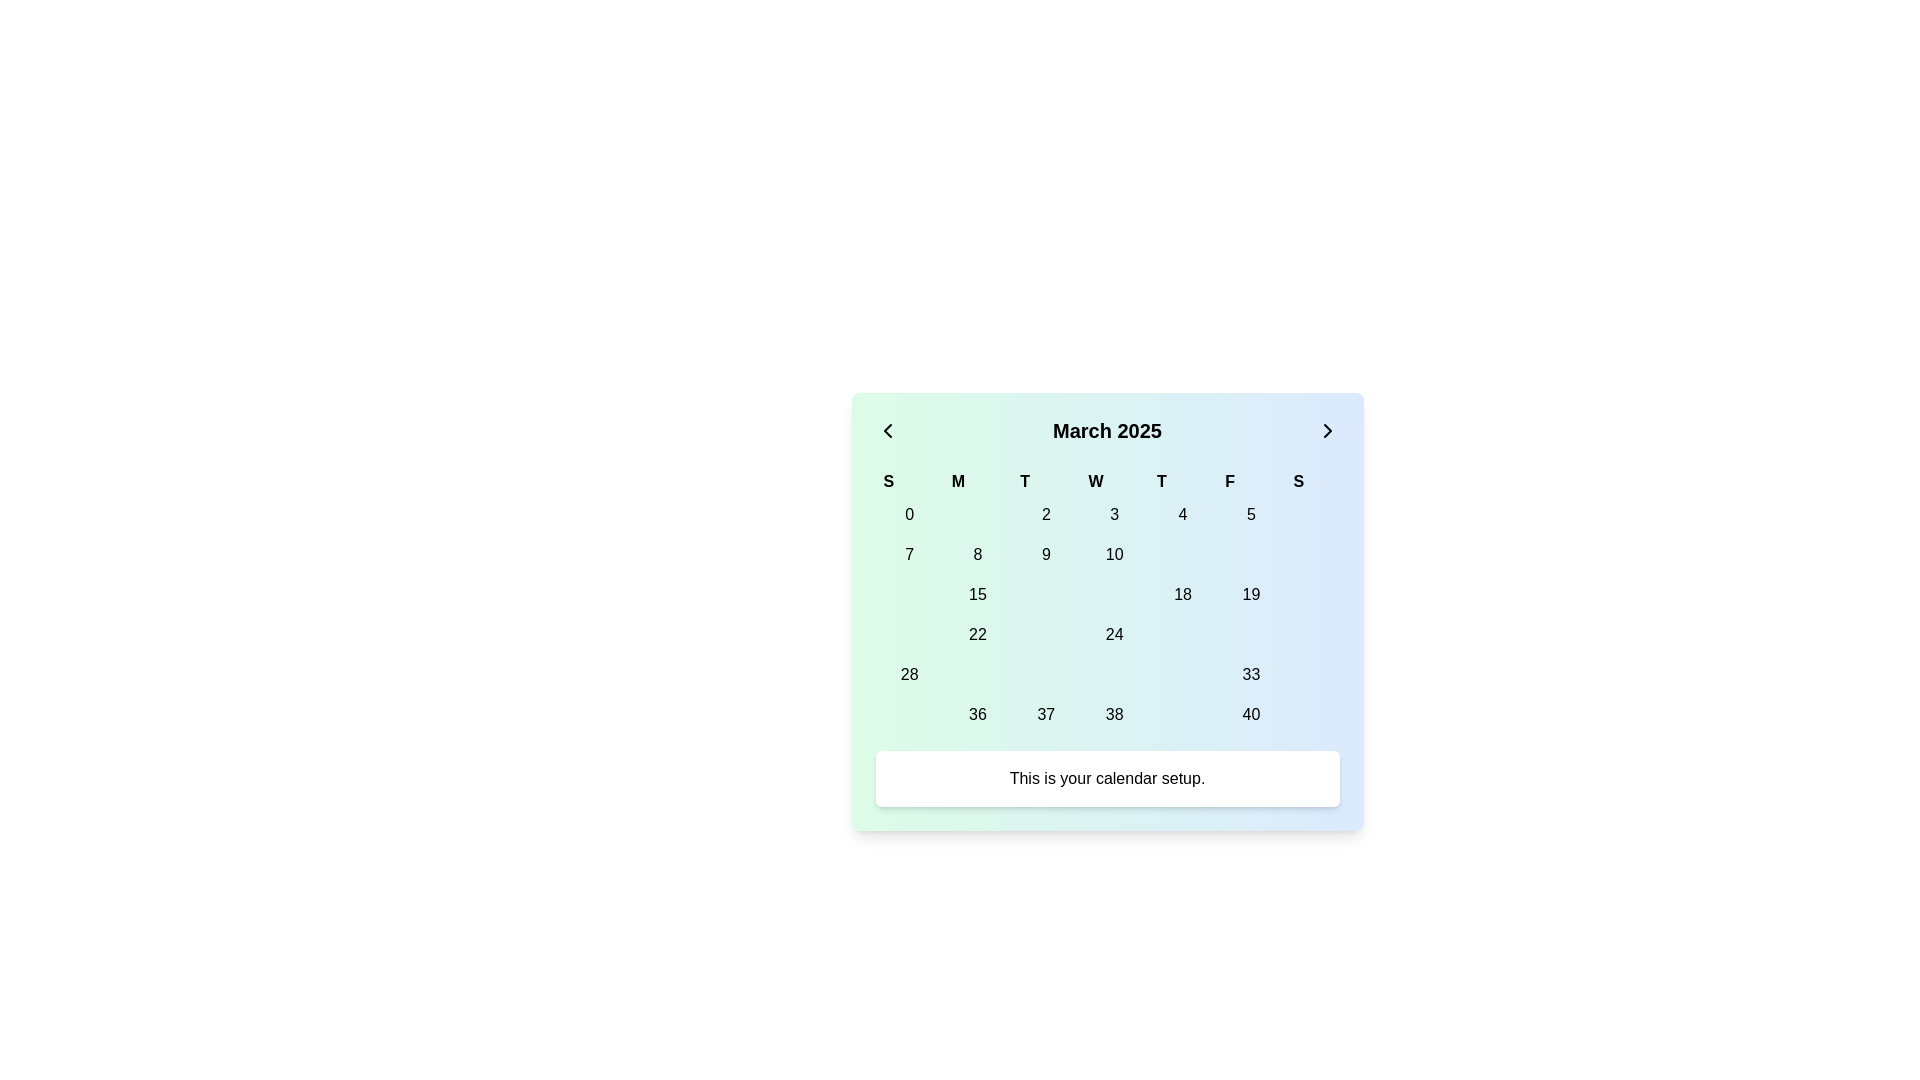 Image resolution: width=1920 pixels, height=1080 pixels. I want to click on the text displaying the number '19' in black, which is set on a gradient background of green to blue in the last column of the calendar layout, so click(1250, 593).